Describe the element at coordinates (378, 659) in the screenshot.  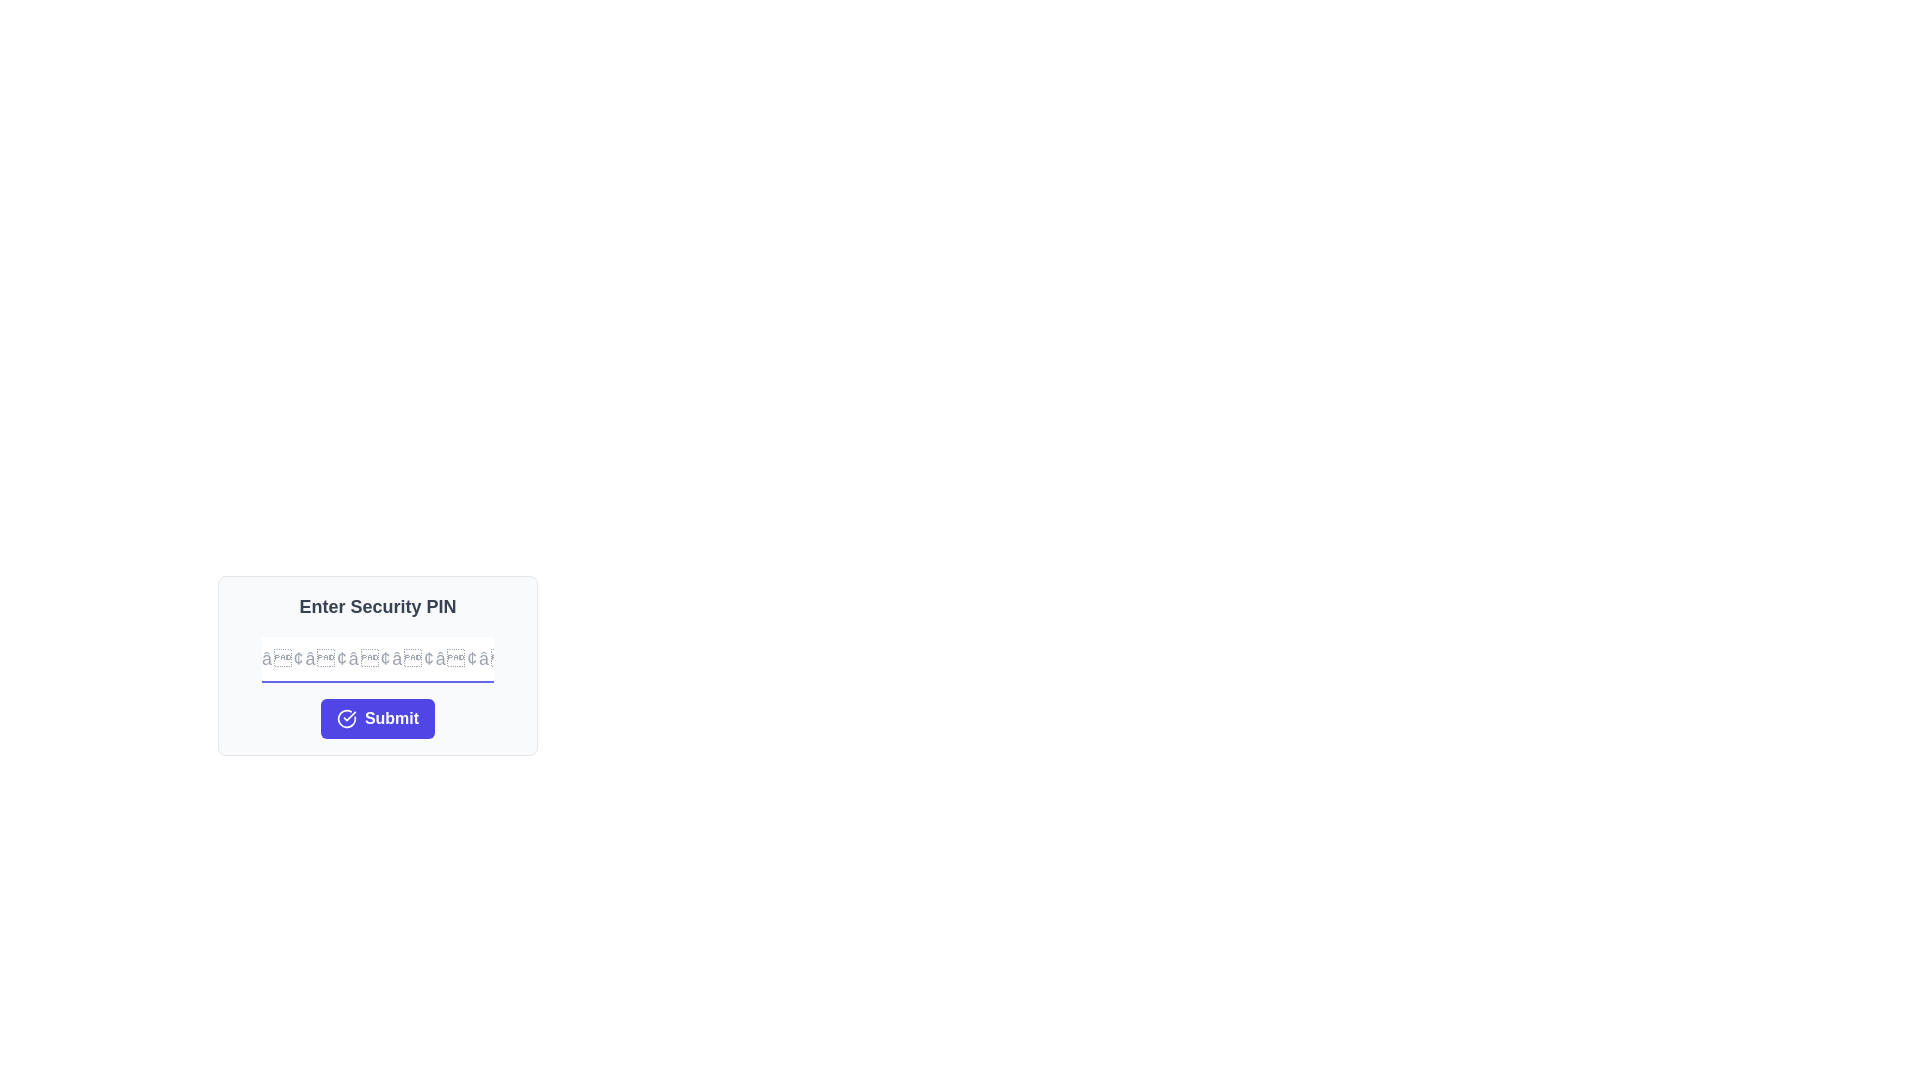
I see `the text input box for entering the security PIN, which is centrally positioned below the title 'Enter Security PIN' and above the 'Submit' button` at that location.